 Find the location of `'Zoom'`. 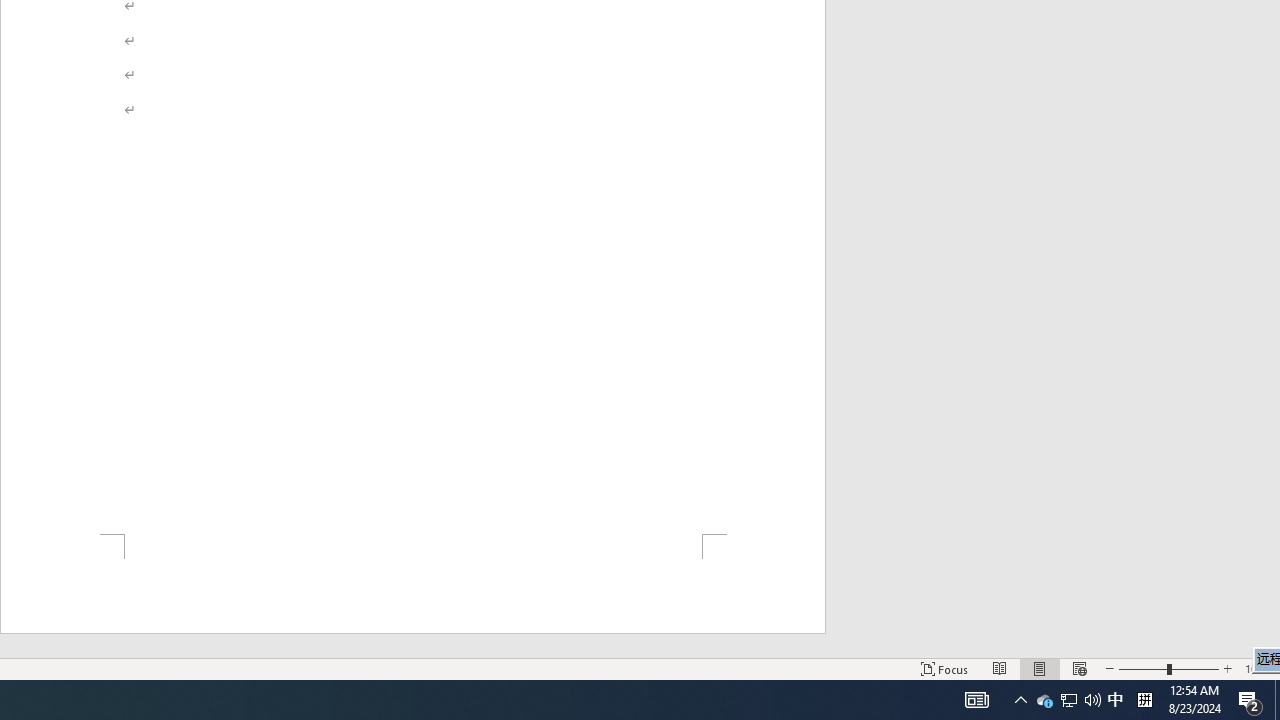

'Zoom' is located at coordinates (1168, 669).